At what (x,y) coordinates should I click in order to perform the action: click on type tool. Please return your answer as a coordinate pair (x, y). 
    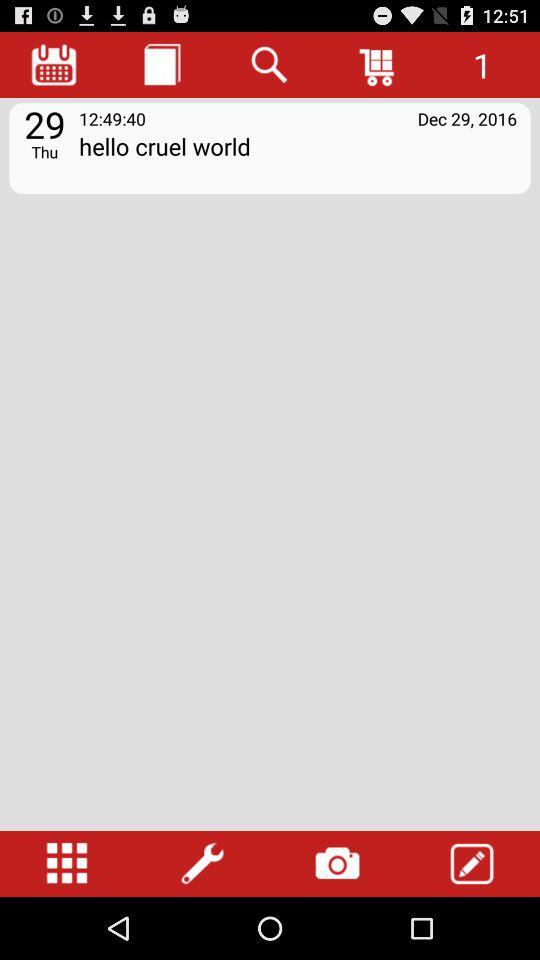
    Looking at the image, I should click on (472, 863).